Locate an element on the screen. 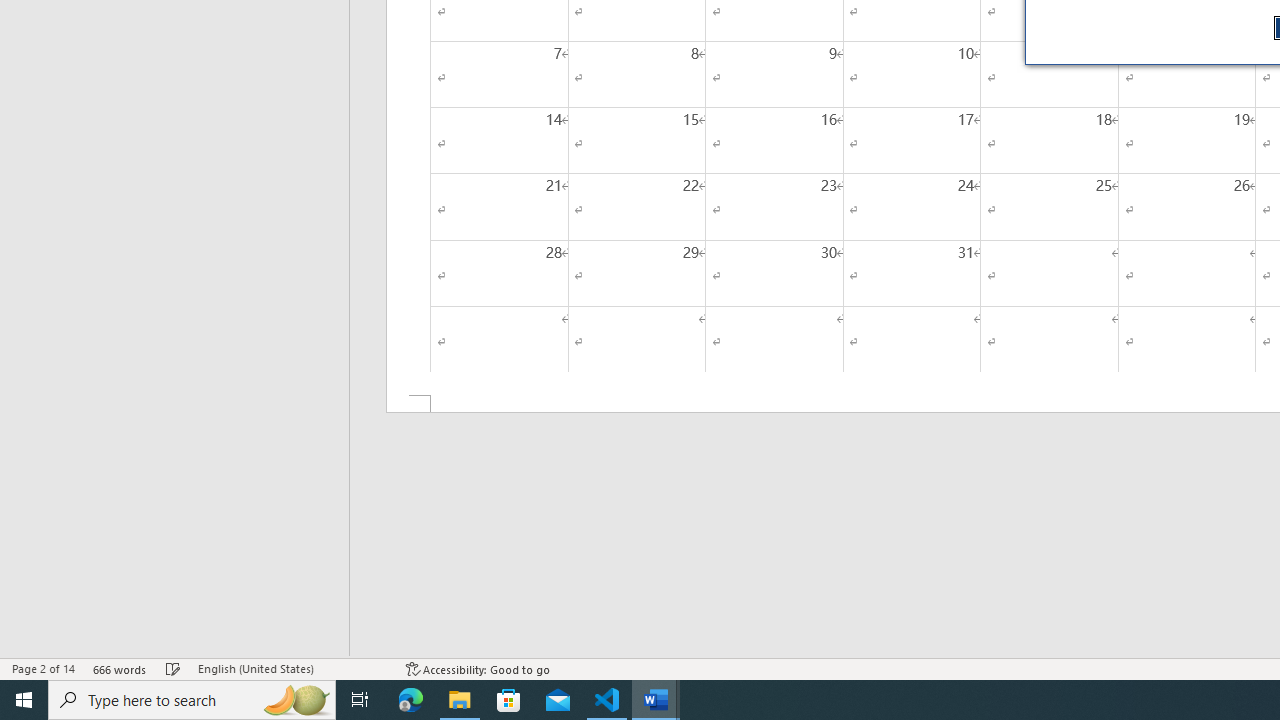 This screenshot has width=1280, height=720. 'Word - 2 running windows' is located at coordinates (656, 698).